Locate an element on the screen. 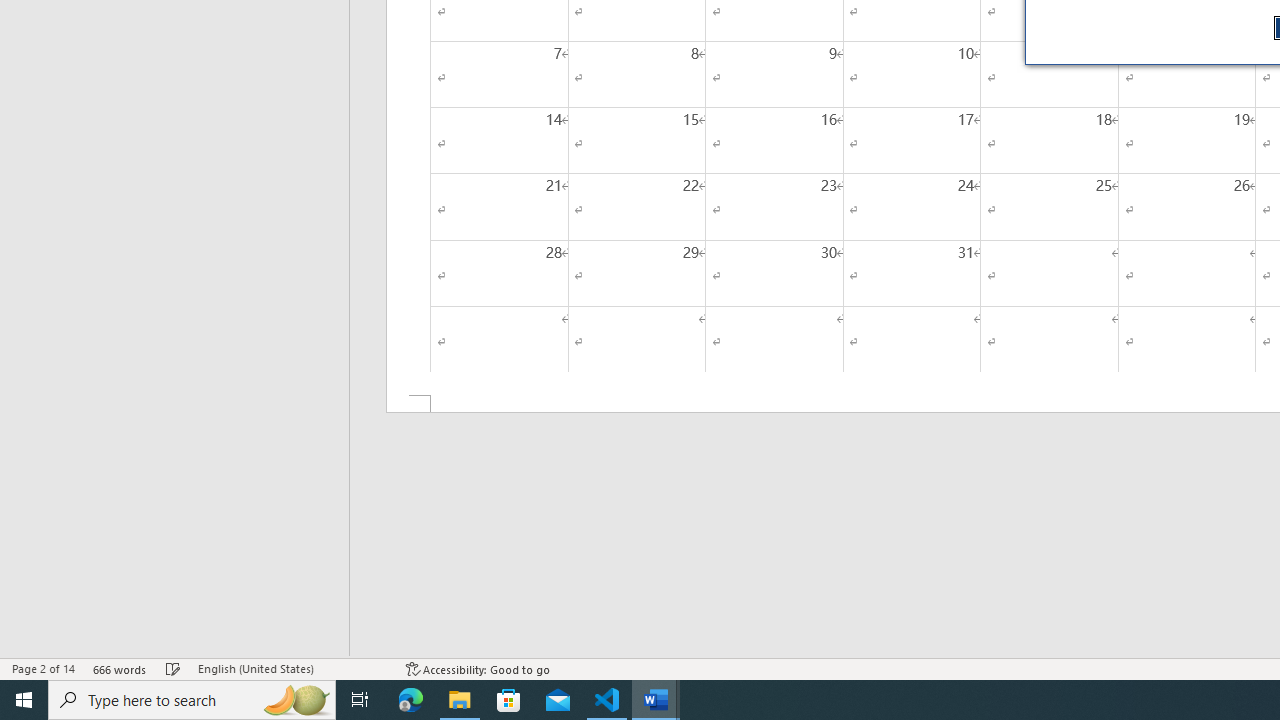 This screenshot has width=1280, height=720. 'Word - 2 running windows' is located at coordinates (656, 698).